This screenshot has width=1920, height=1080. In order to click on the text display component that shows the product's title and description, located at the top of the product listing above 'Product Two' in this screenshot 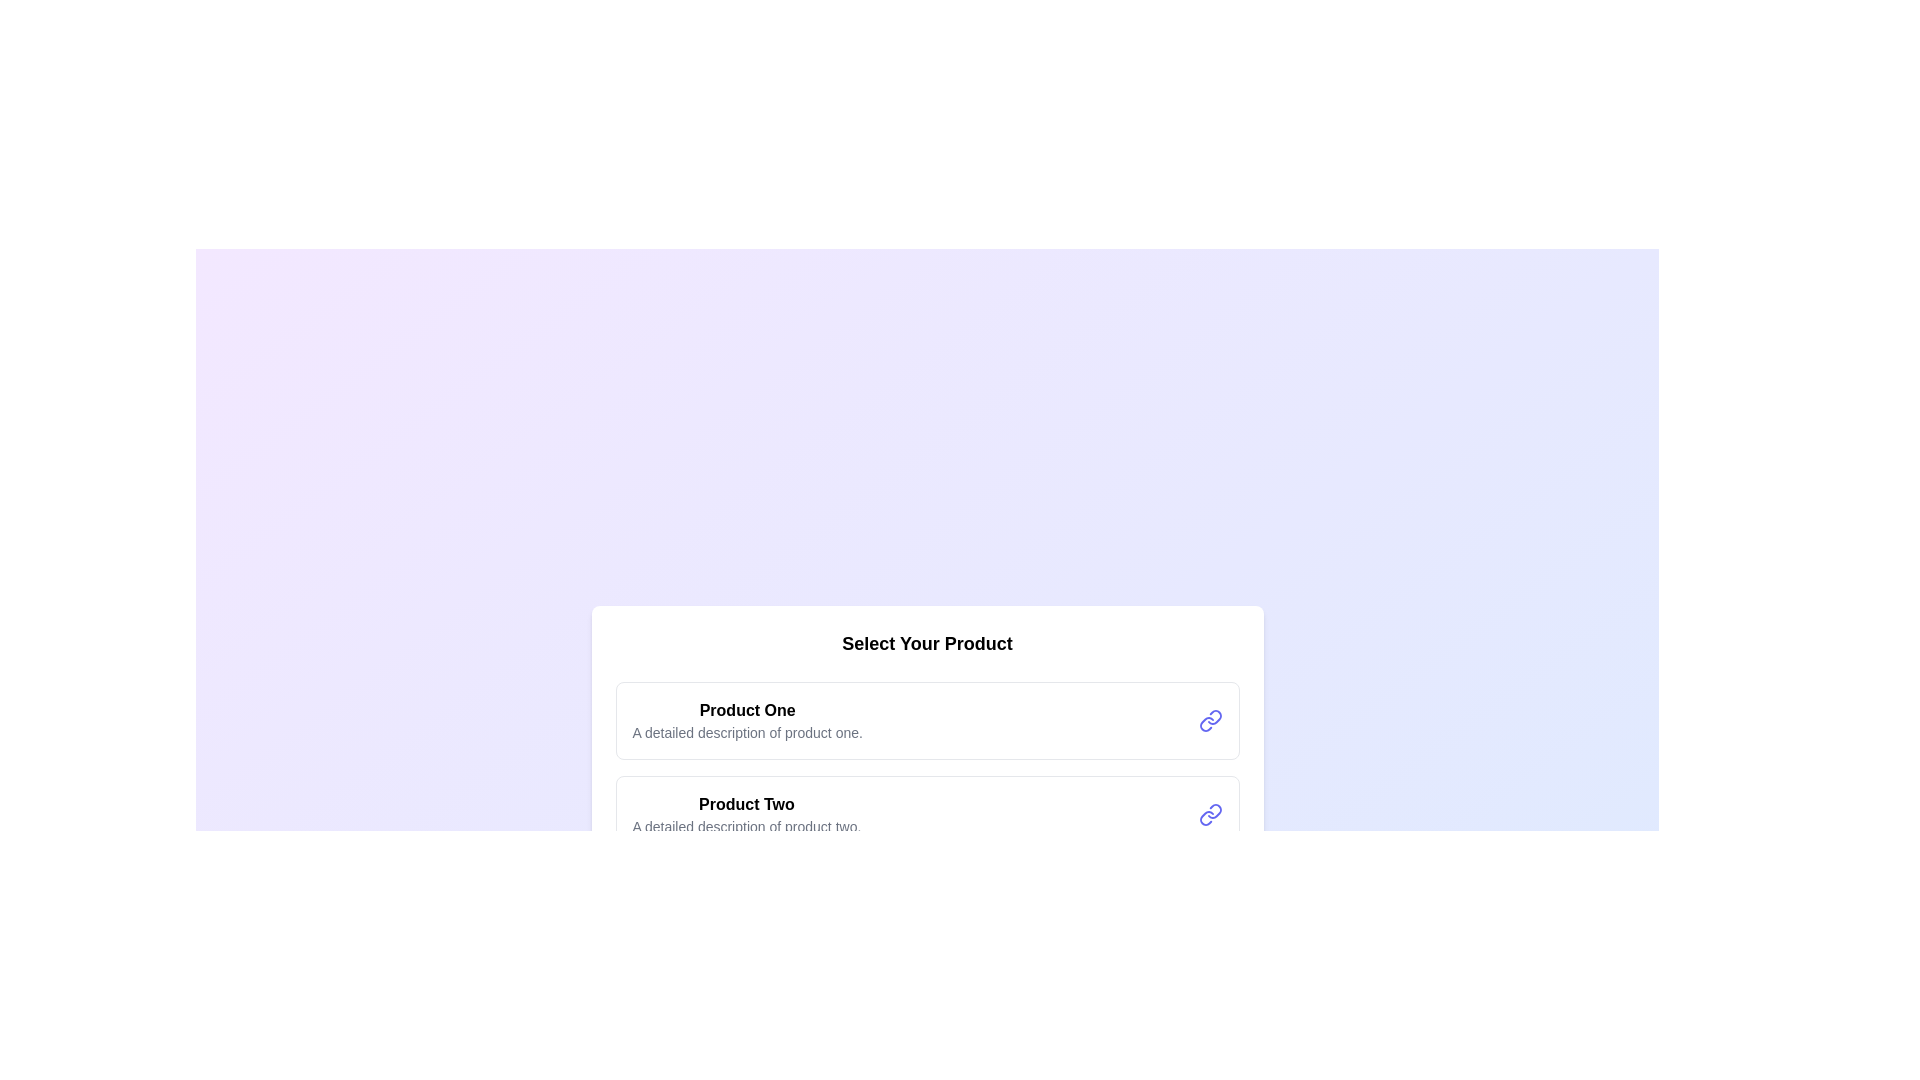, I will do `click(746, 721)`.